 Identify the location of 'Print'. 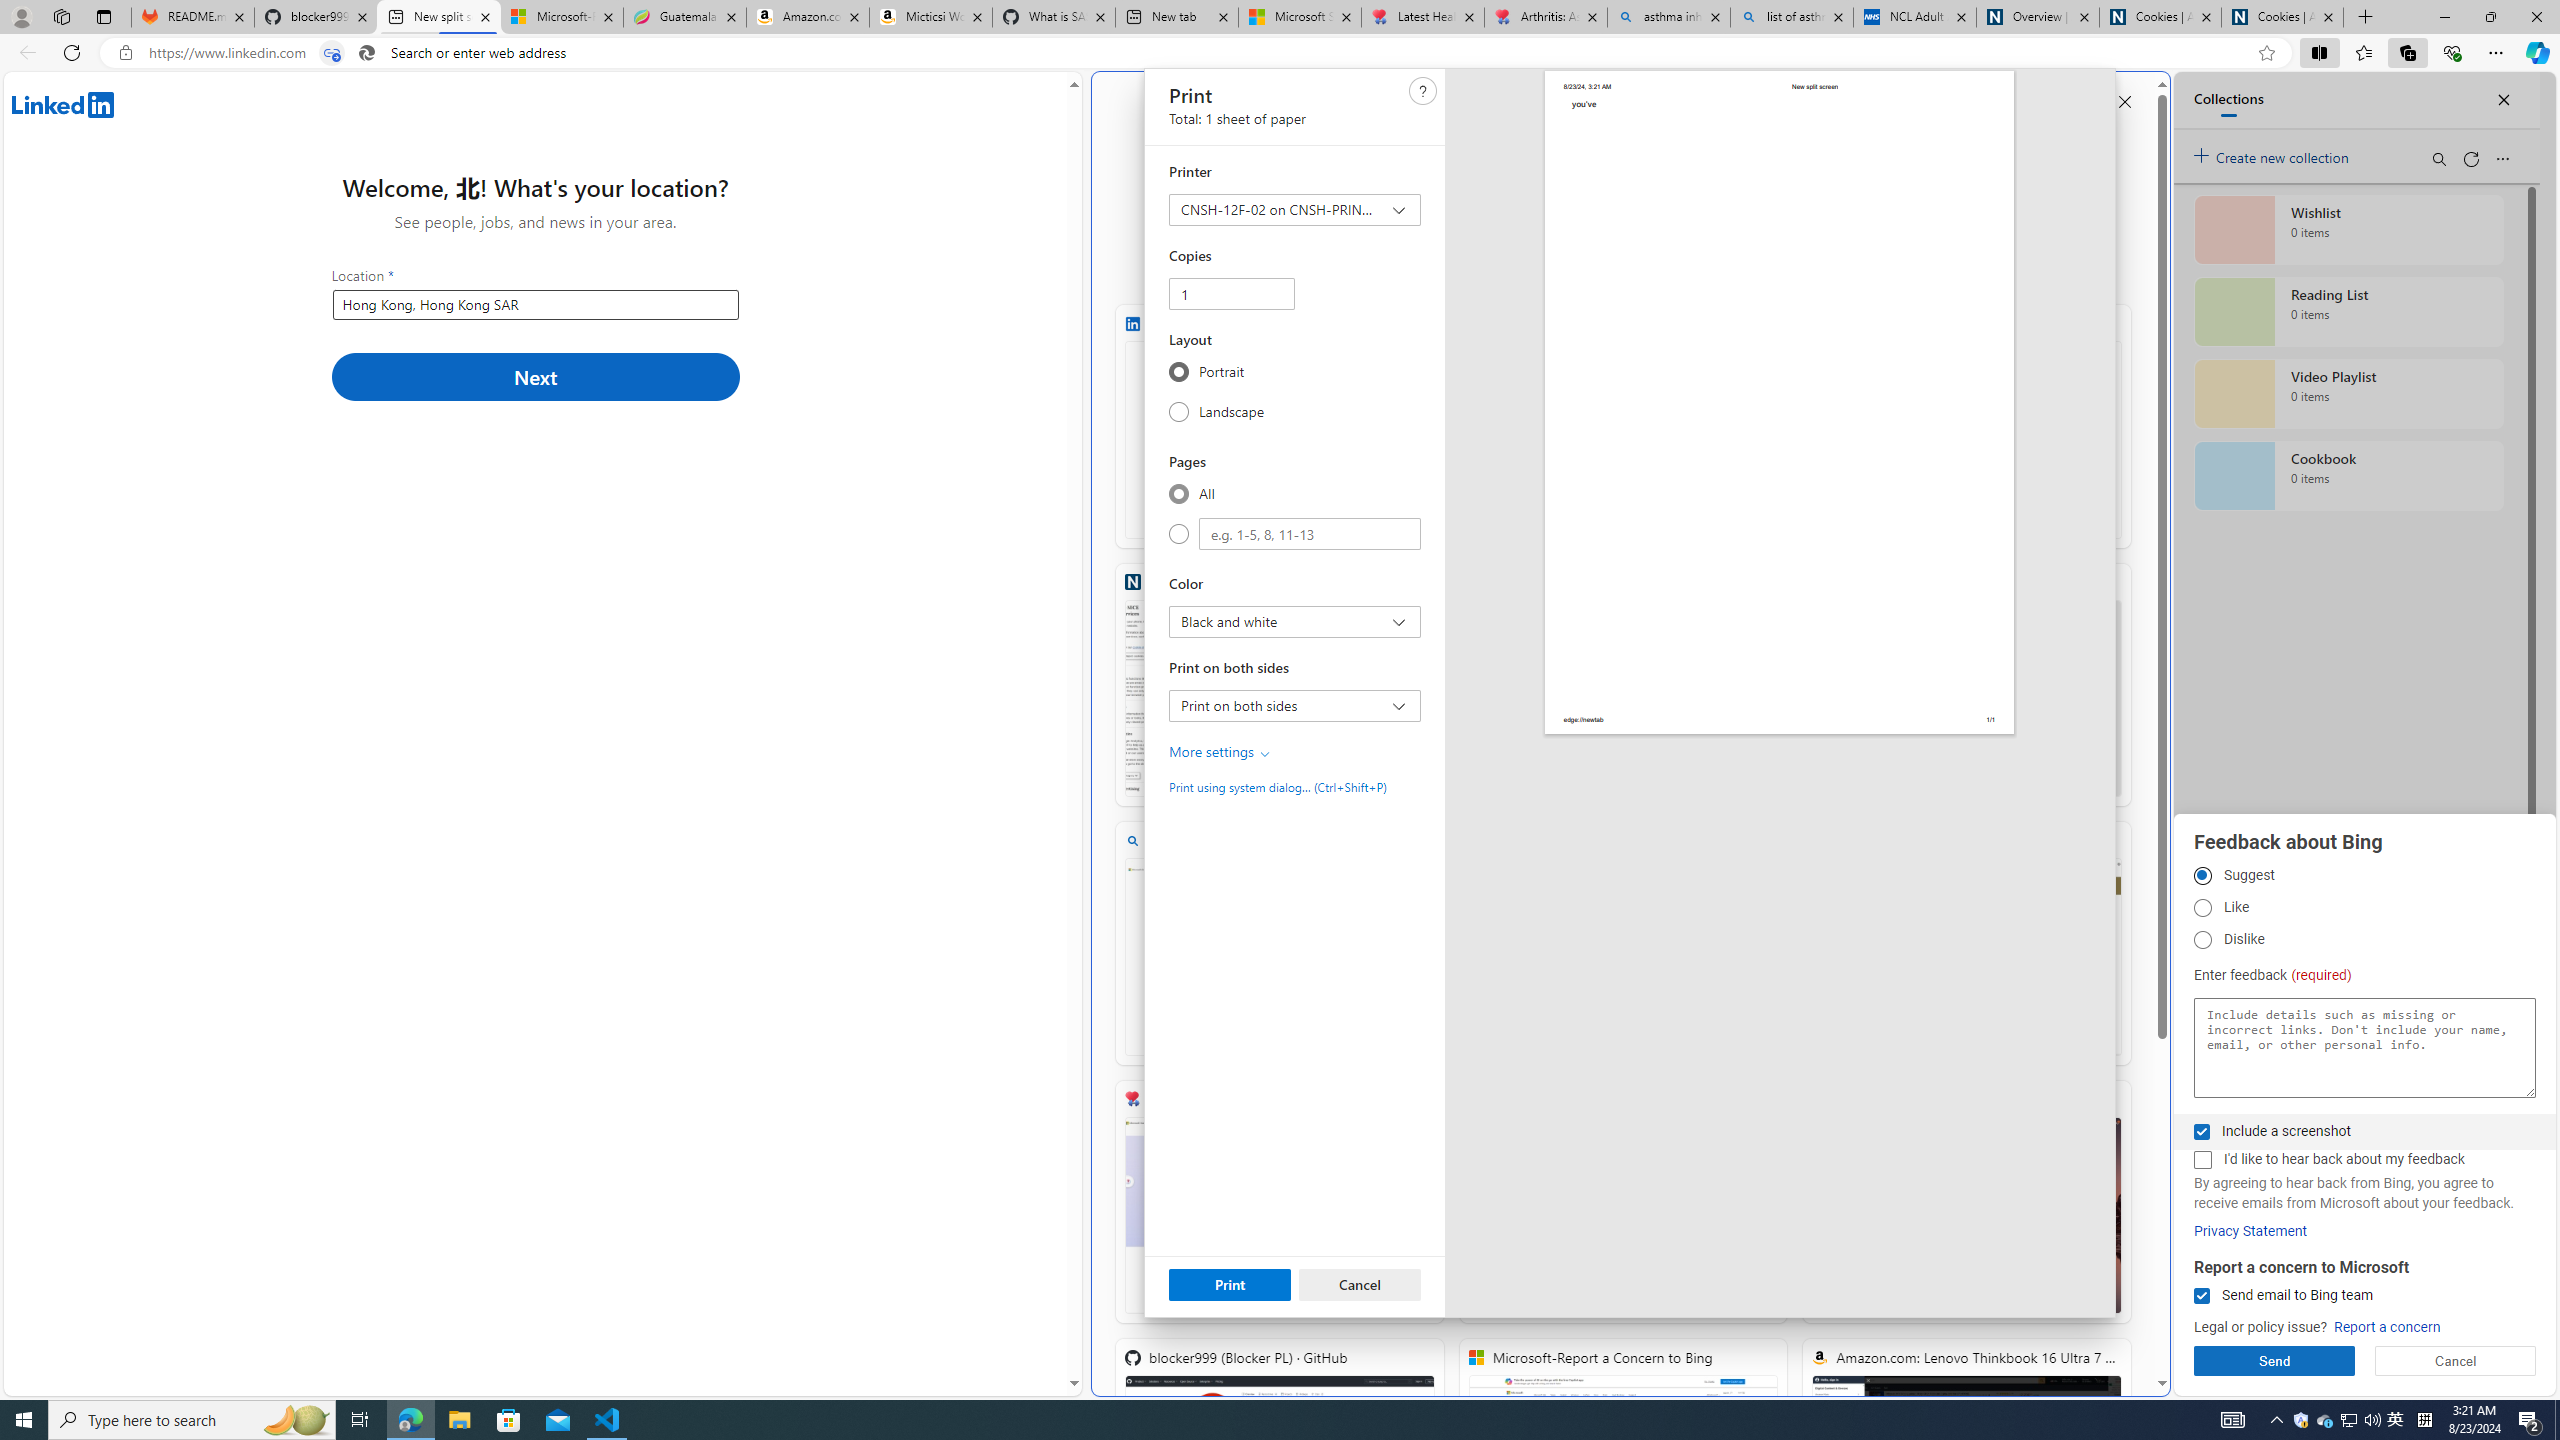
(1230, 1283).